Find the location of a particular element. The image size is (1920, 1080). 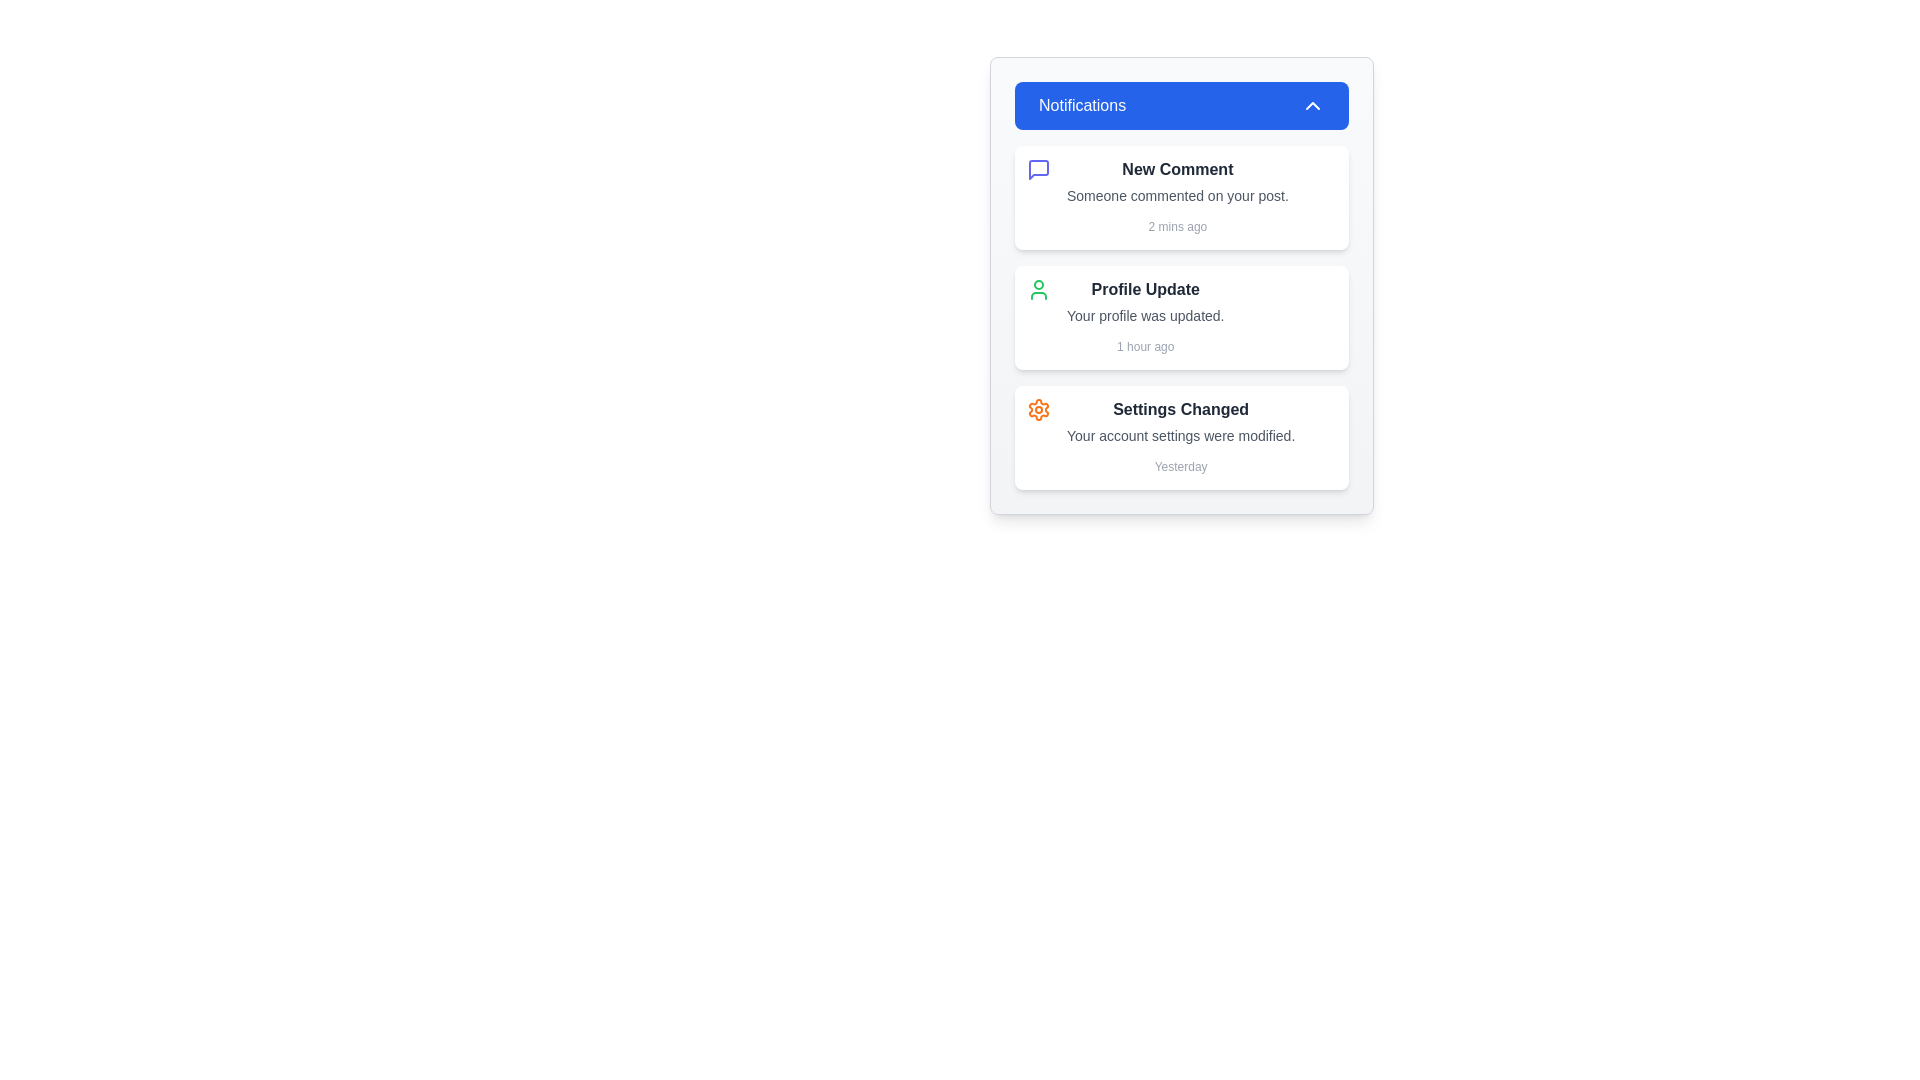

the settings icon styled as a gear symbol with orange accents, located to the left of the text content 'Settings Changed' within the third notification card is located at coordinates (1038, 408).